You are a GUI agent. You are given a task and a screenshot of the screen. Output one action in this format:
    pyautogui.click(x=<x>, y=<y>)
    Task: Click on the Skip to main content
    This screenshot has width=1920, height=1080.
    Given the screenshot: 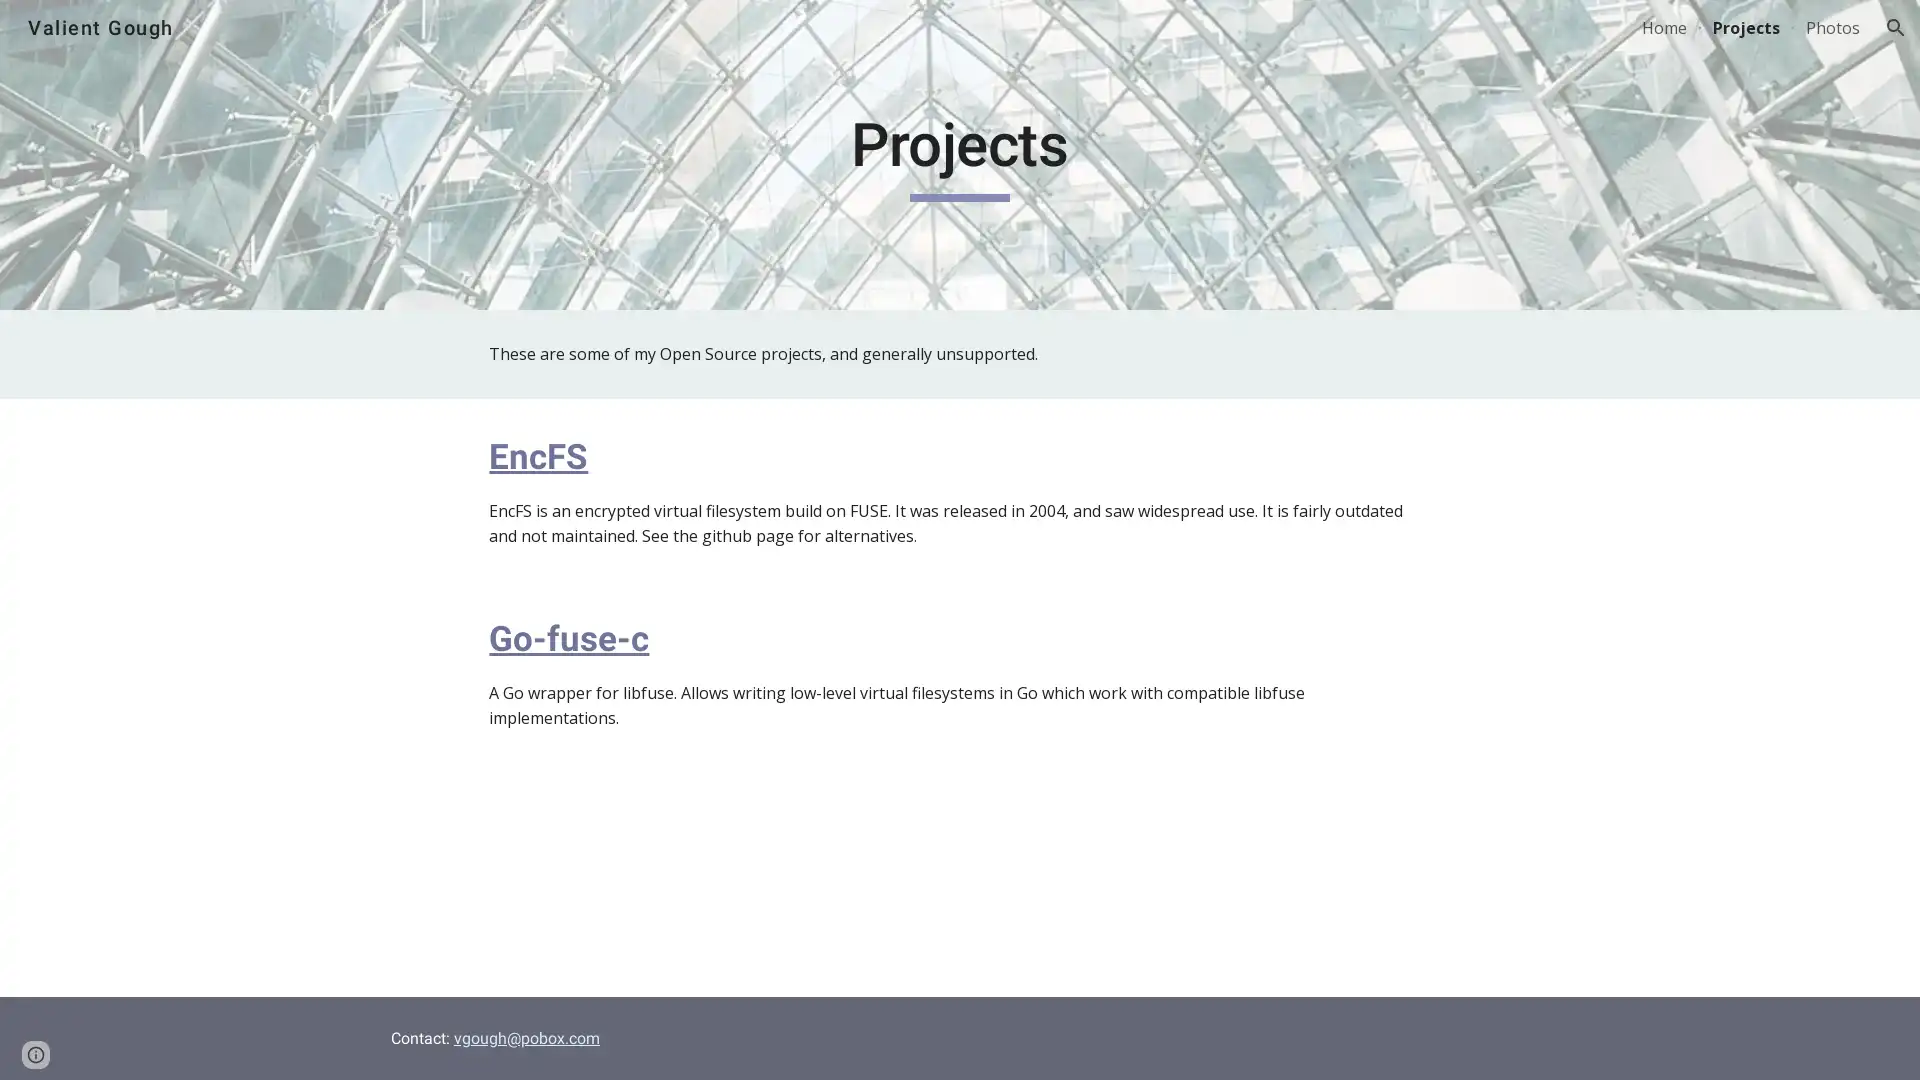 What is the action you would take?
    pyautogui.click(x=787, y=37)
    